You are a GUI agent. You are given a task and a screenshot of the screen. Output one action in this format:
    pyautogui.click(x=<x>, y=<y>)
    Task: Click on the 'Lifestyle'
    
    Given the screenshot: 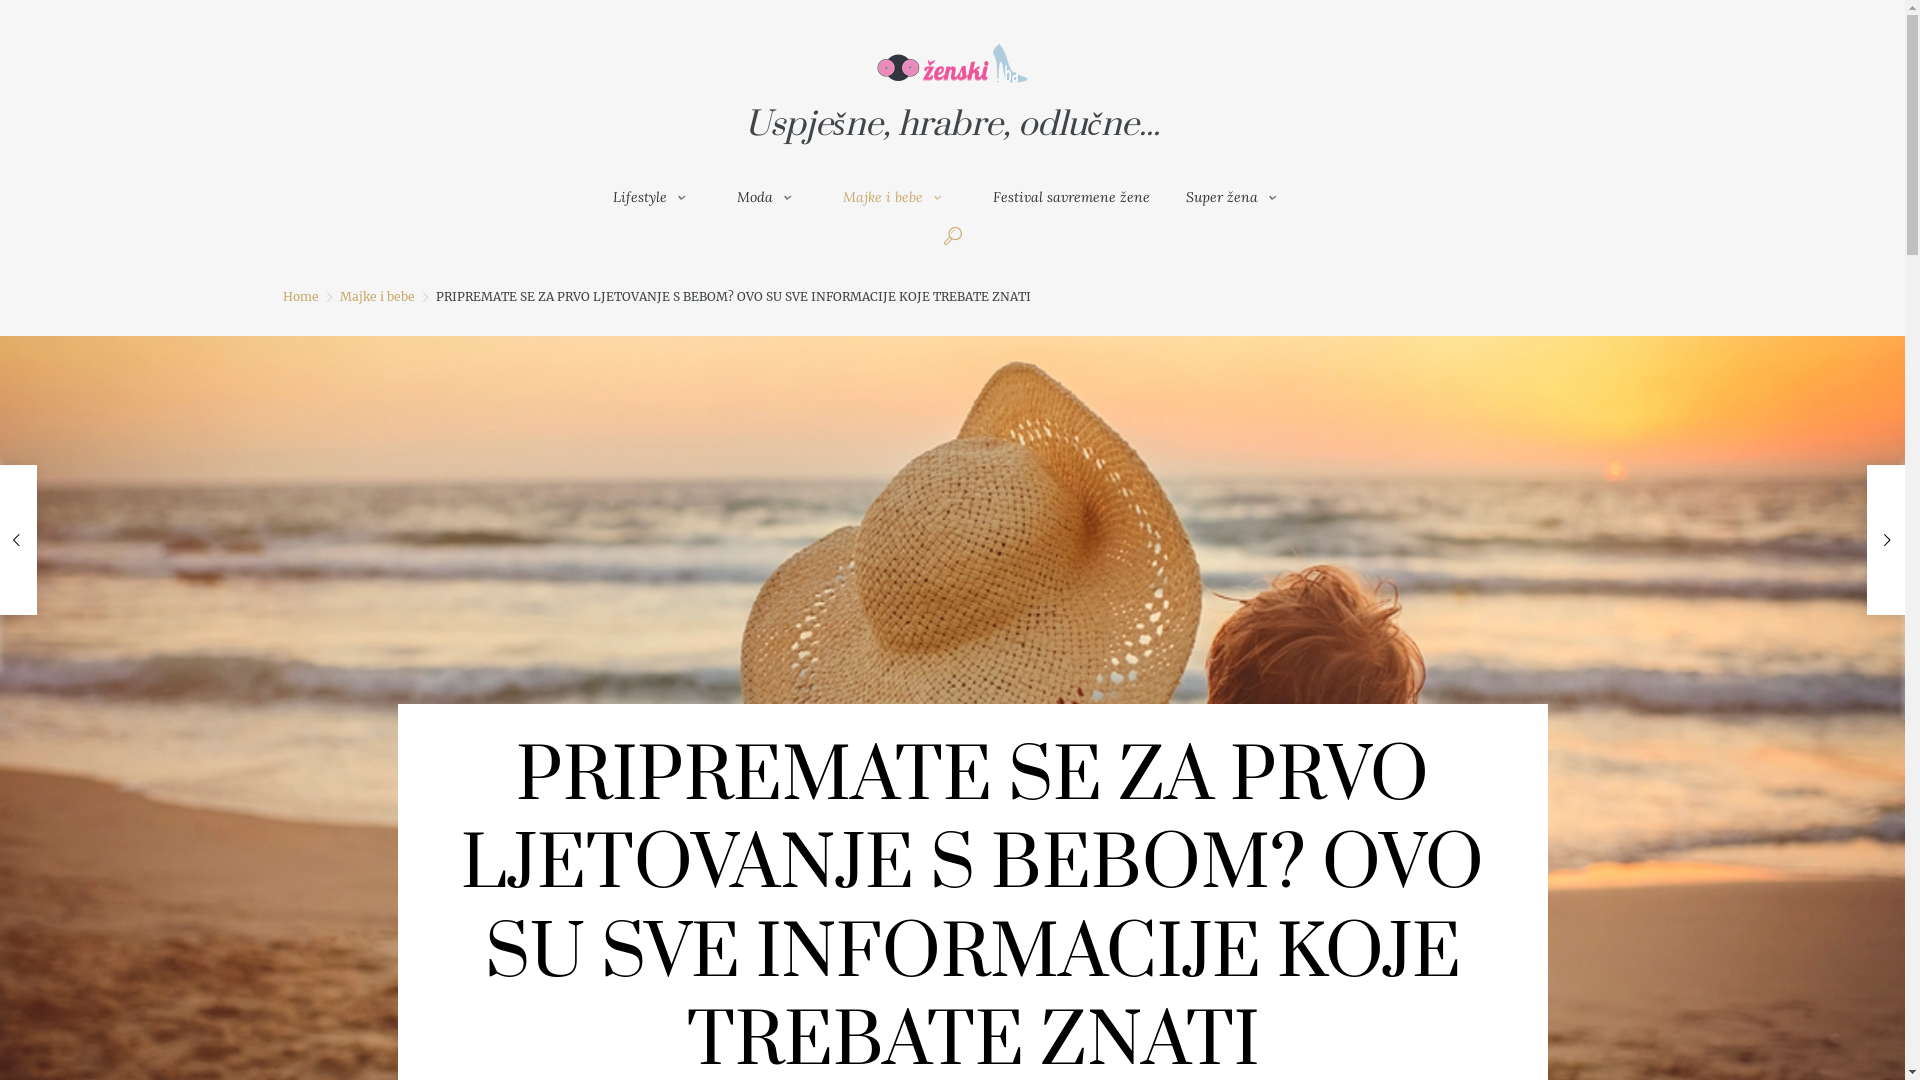 What is the action you would take?
    pyautogui.click(x=594, y=196)
    